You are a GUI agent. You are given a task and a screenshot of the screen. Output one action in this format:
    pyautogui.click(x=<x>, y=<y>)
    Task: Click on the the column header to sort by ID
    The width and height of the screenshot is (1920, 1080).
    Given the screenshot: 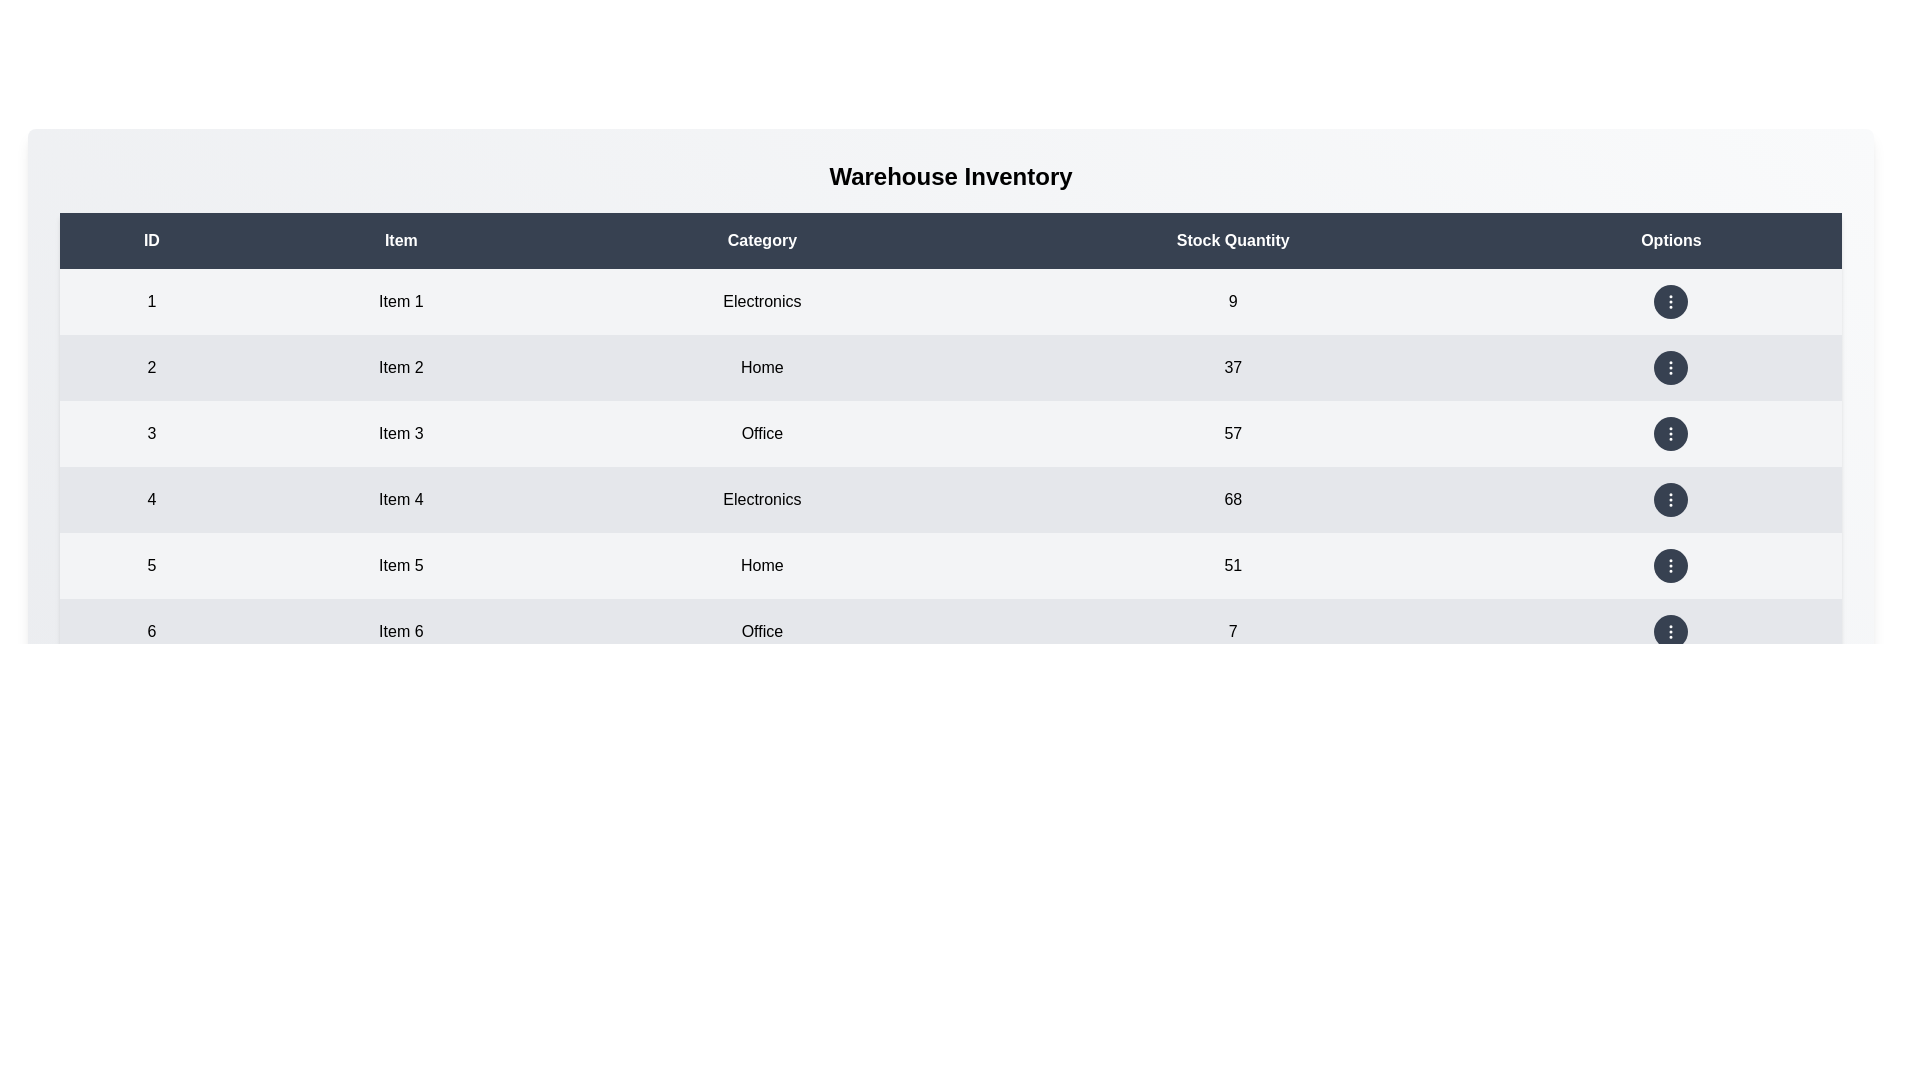 What is the action you would take?
    pyautogui.click(x=149, y=239)
    